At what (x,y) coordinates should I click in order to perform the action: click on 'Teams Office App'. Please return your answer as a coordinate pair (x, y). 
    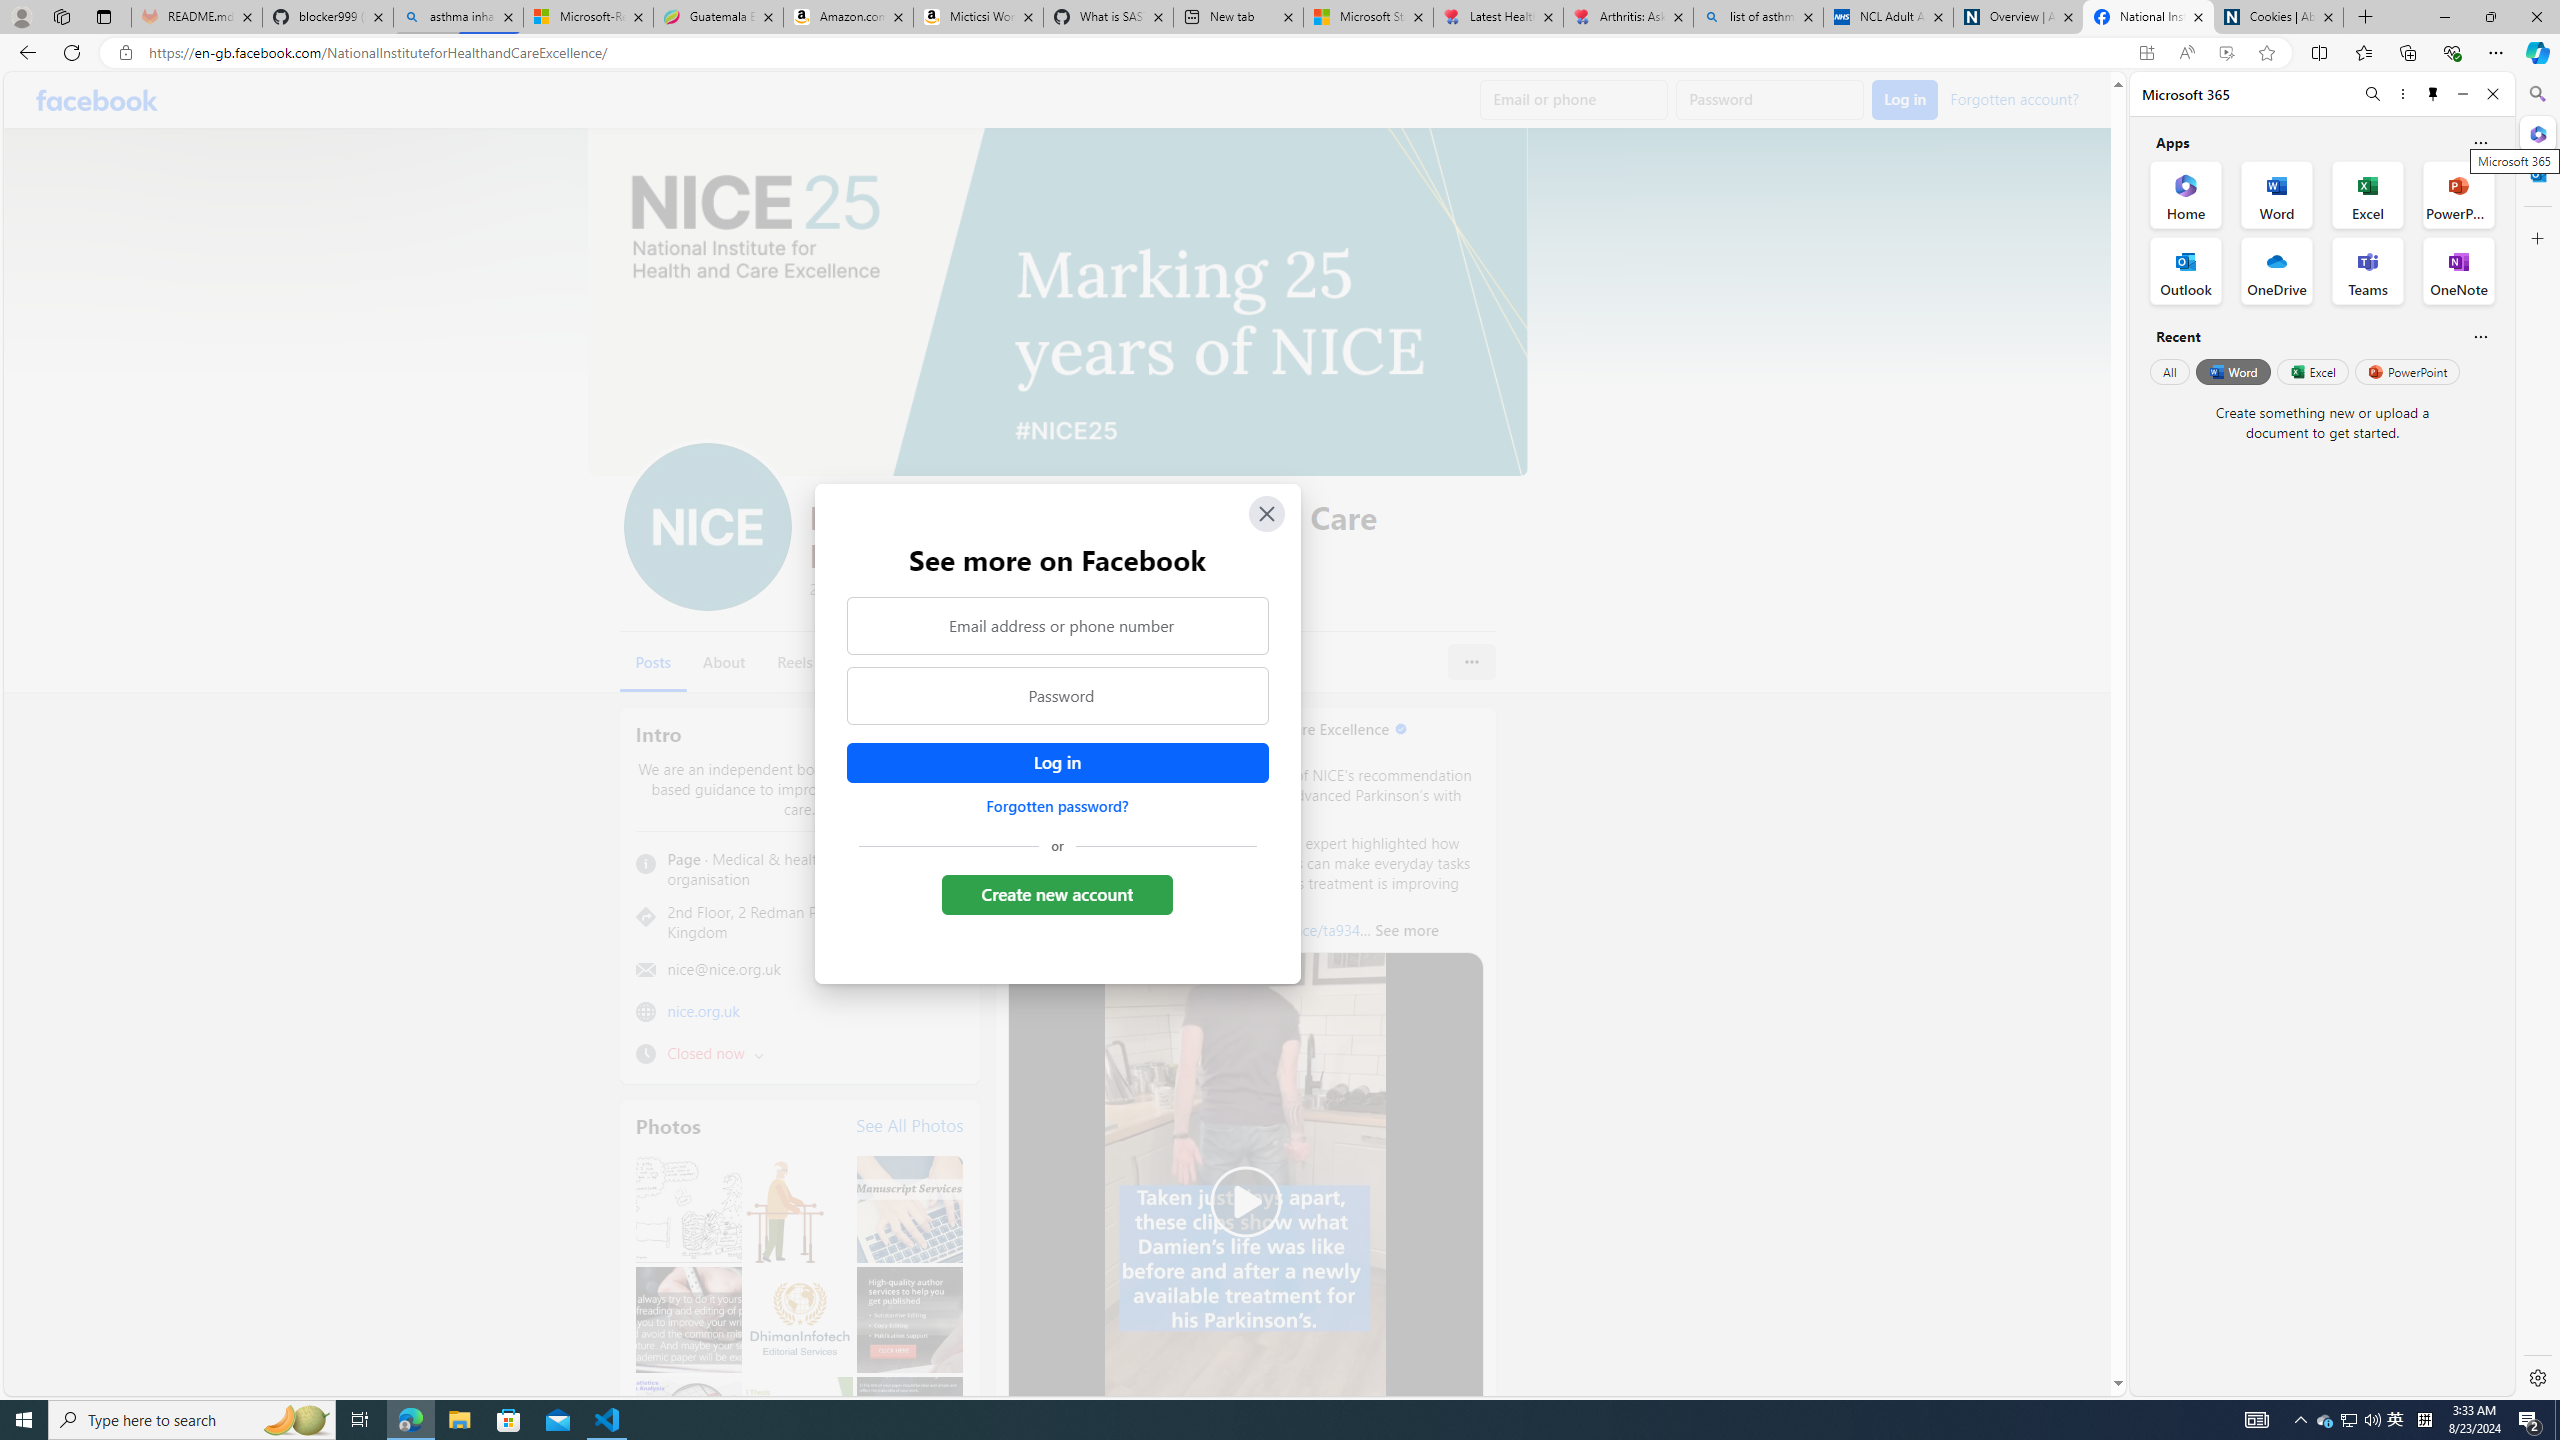
    Looking at the image, I should click on (2368, 271).